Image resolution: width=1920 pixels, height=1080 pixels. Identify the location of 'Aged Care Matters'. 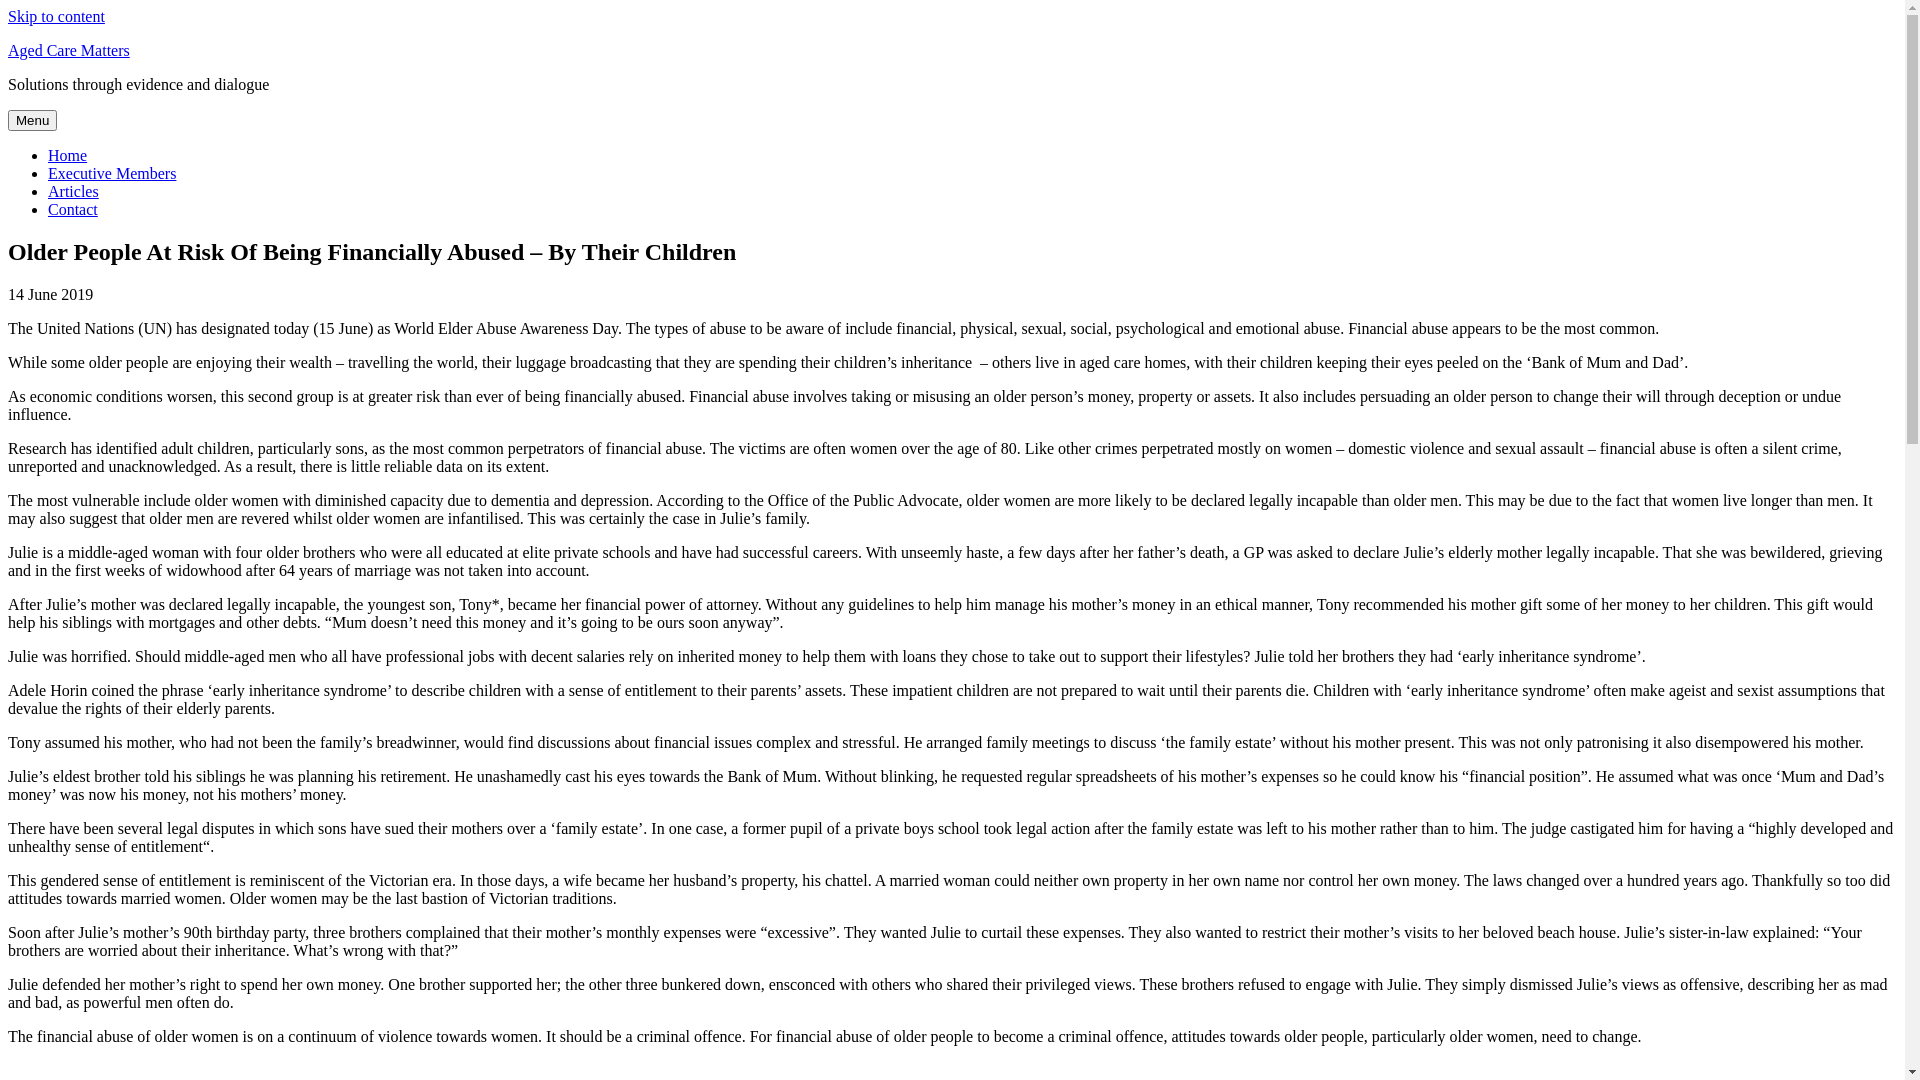
(68, 49).